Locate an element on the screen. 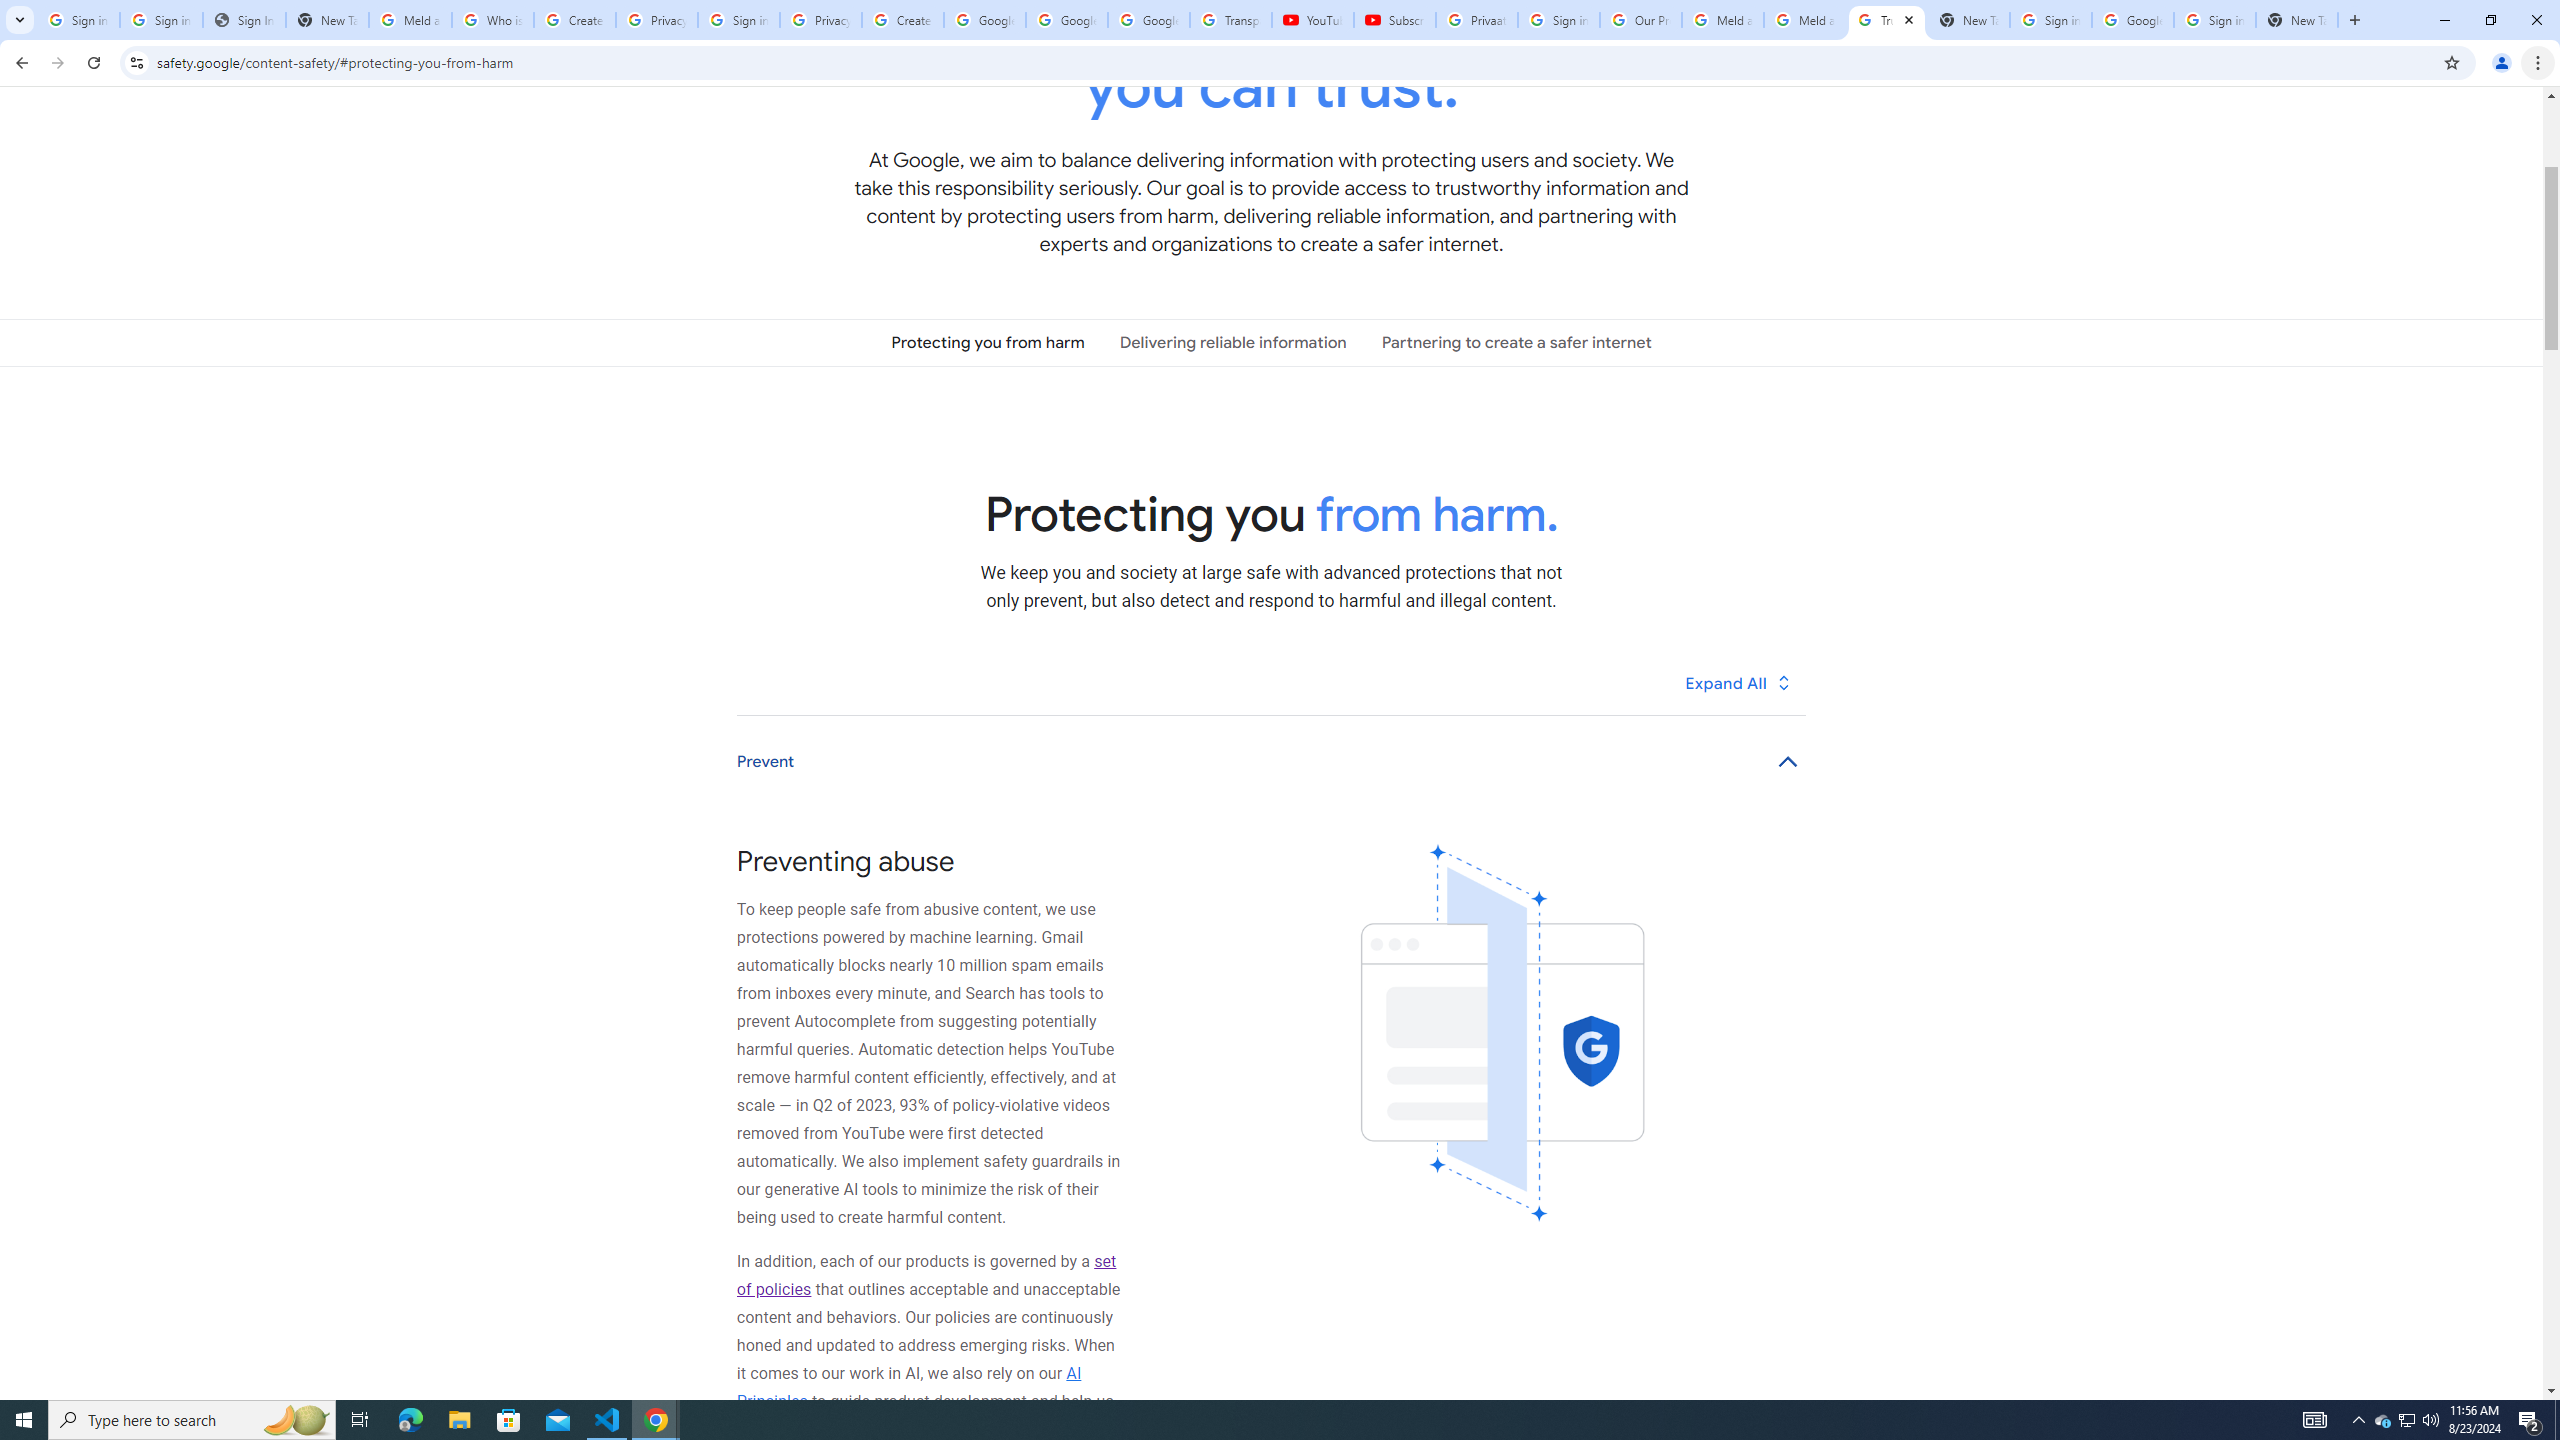 This screenshot has height=1440, width=2560. 'Create your Google Account' is located at coordinates (901, 19).